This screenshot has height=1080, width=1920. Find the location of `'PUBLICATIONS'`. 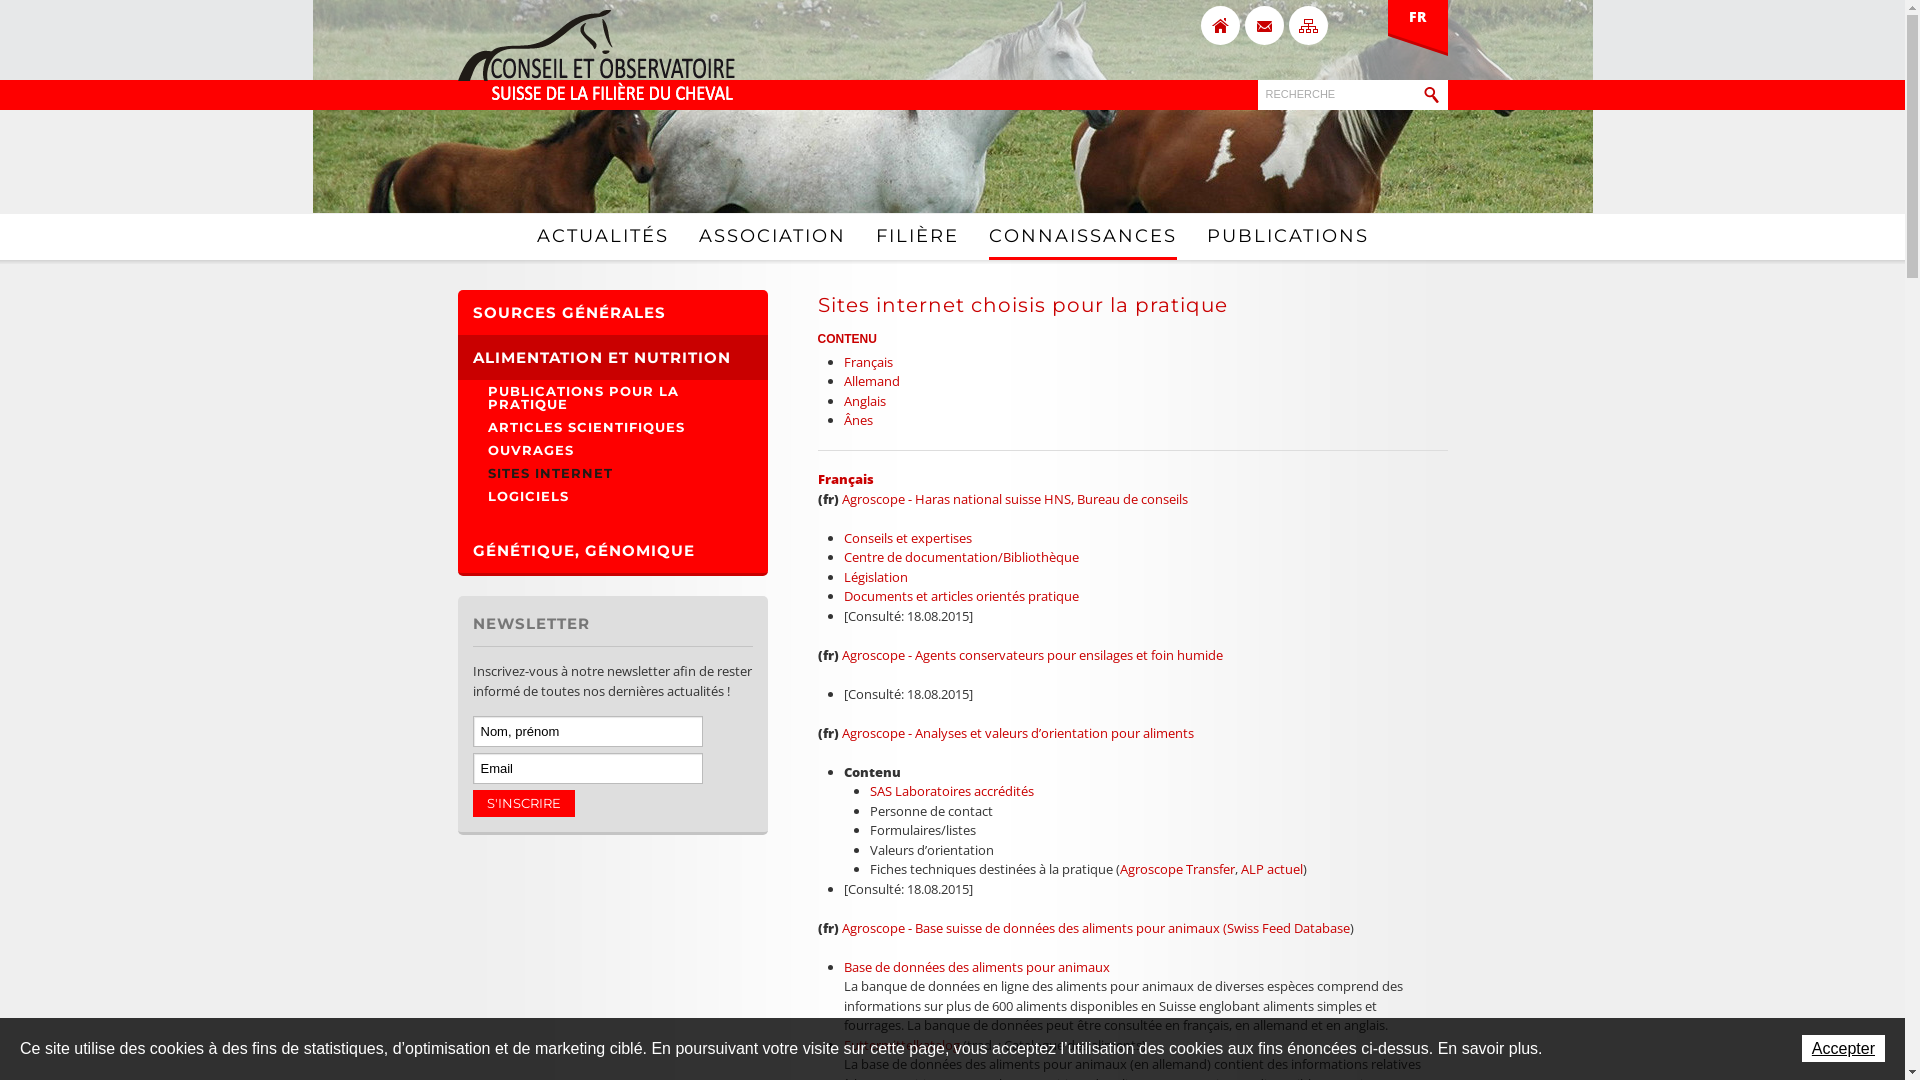

'PUBLICATIONS' is located at coordinates (1286, 234).